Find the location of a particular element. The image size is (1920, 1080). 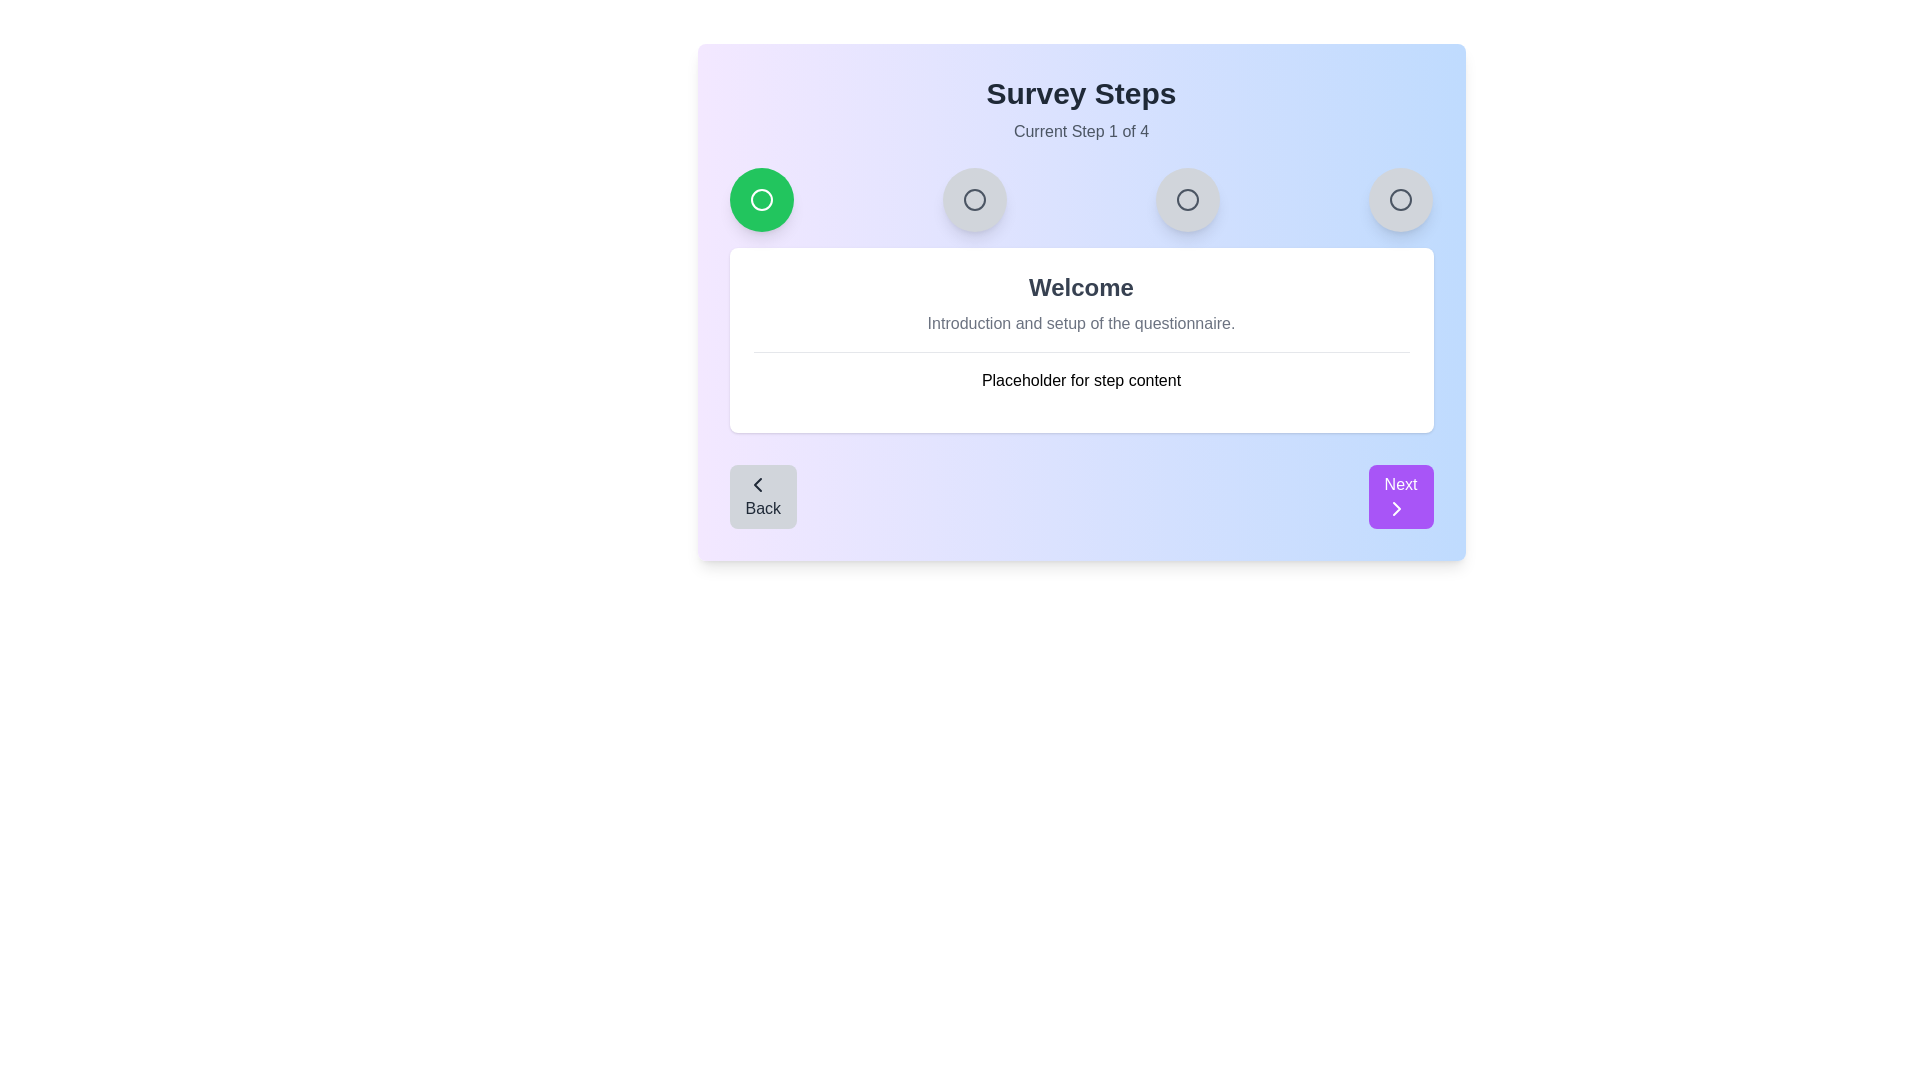

the gray-colored text label that states 'Introduction and setup of the questionnaire', positioned beneath the 'Welcome' heading is located at coordinates (1080, 323).